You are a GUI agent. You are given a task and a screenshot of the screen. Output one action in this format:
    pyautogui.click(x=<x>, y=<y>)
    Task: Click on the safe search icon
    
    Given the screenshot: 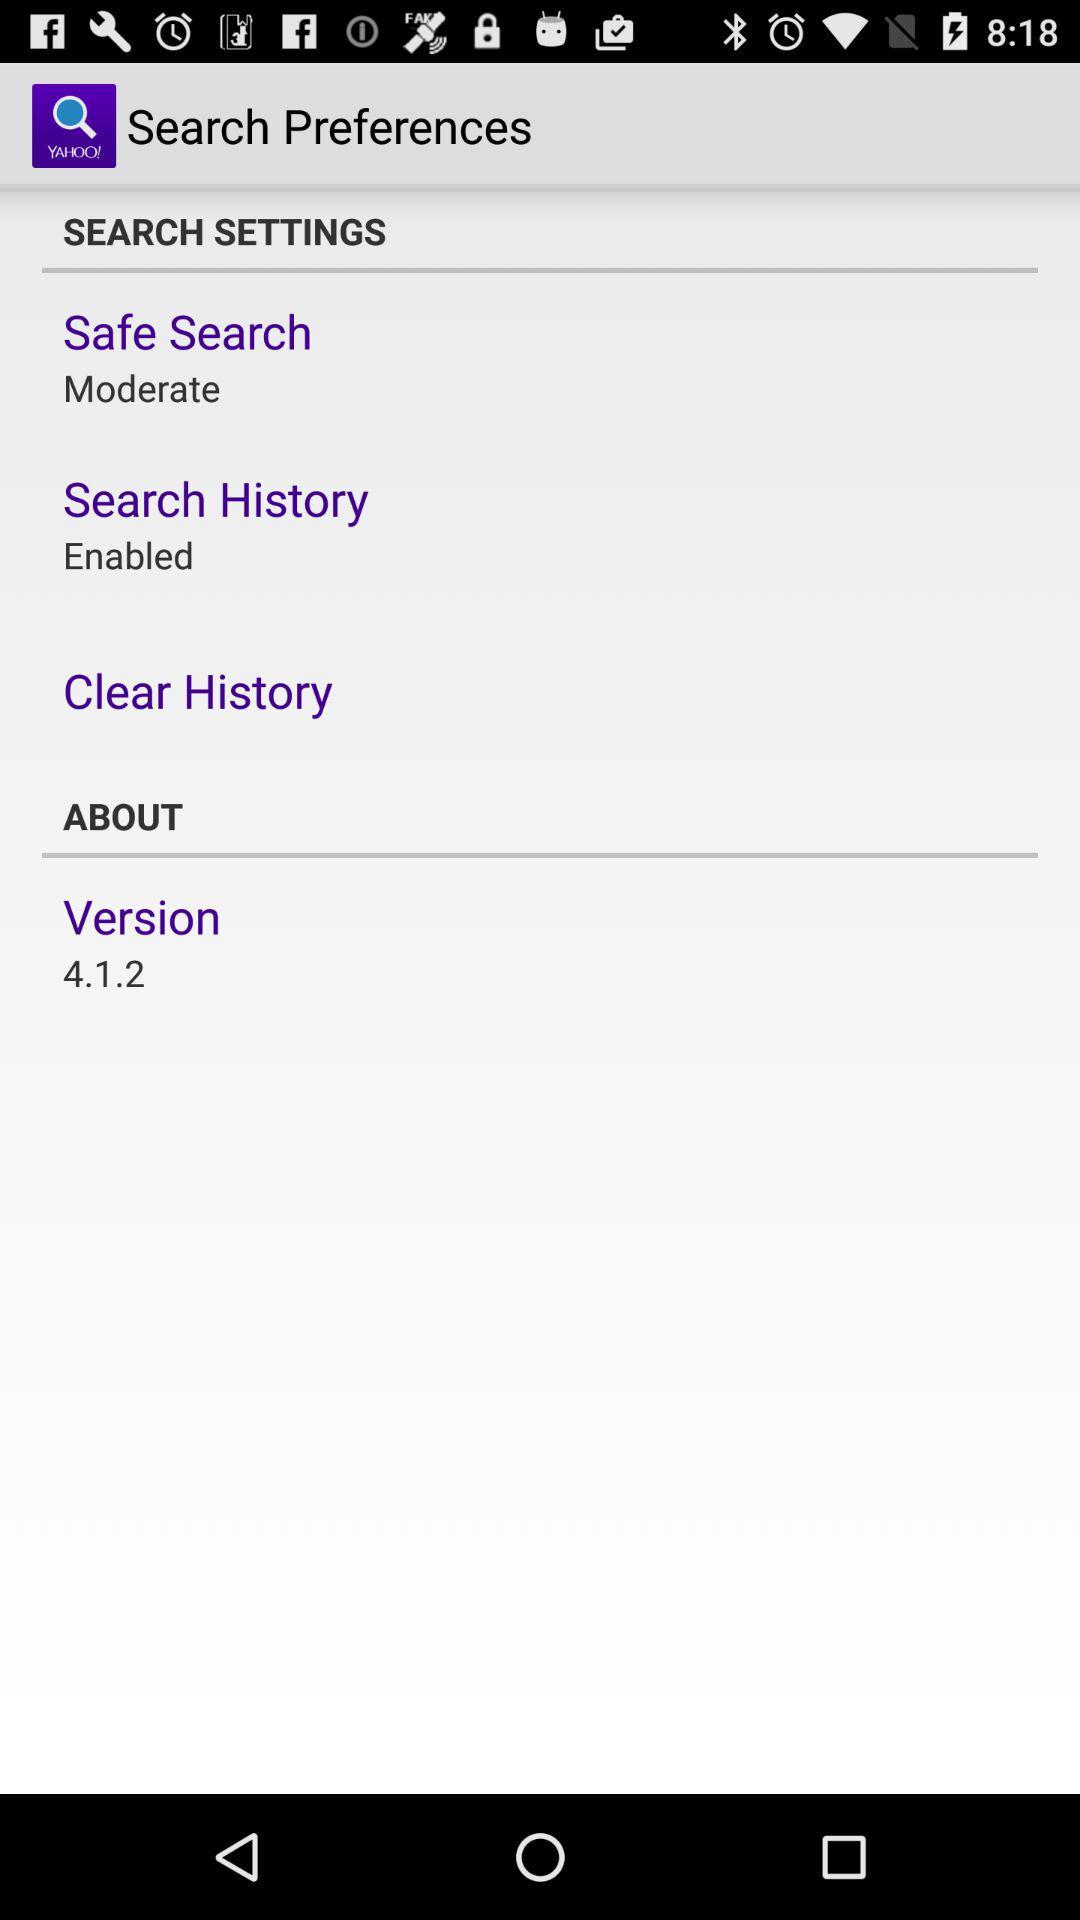 What is the action you would take?
    pyautogui.click(x=187, y=331)
    